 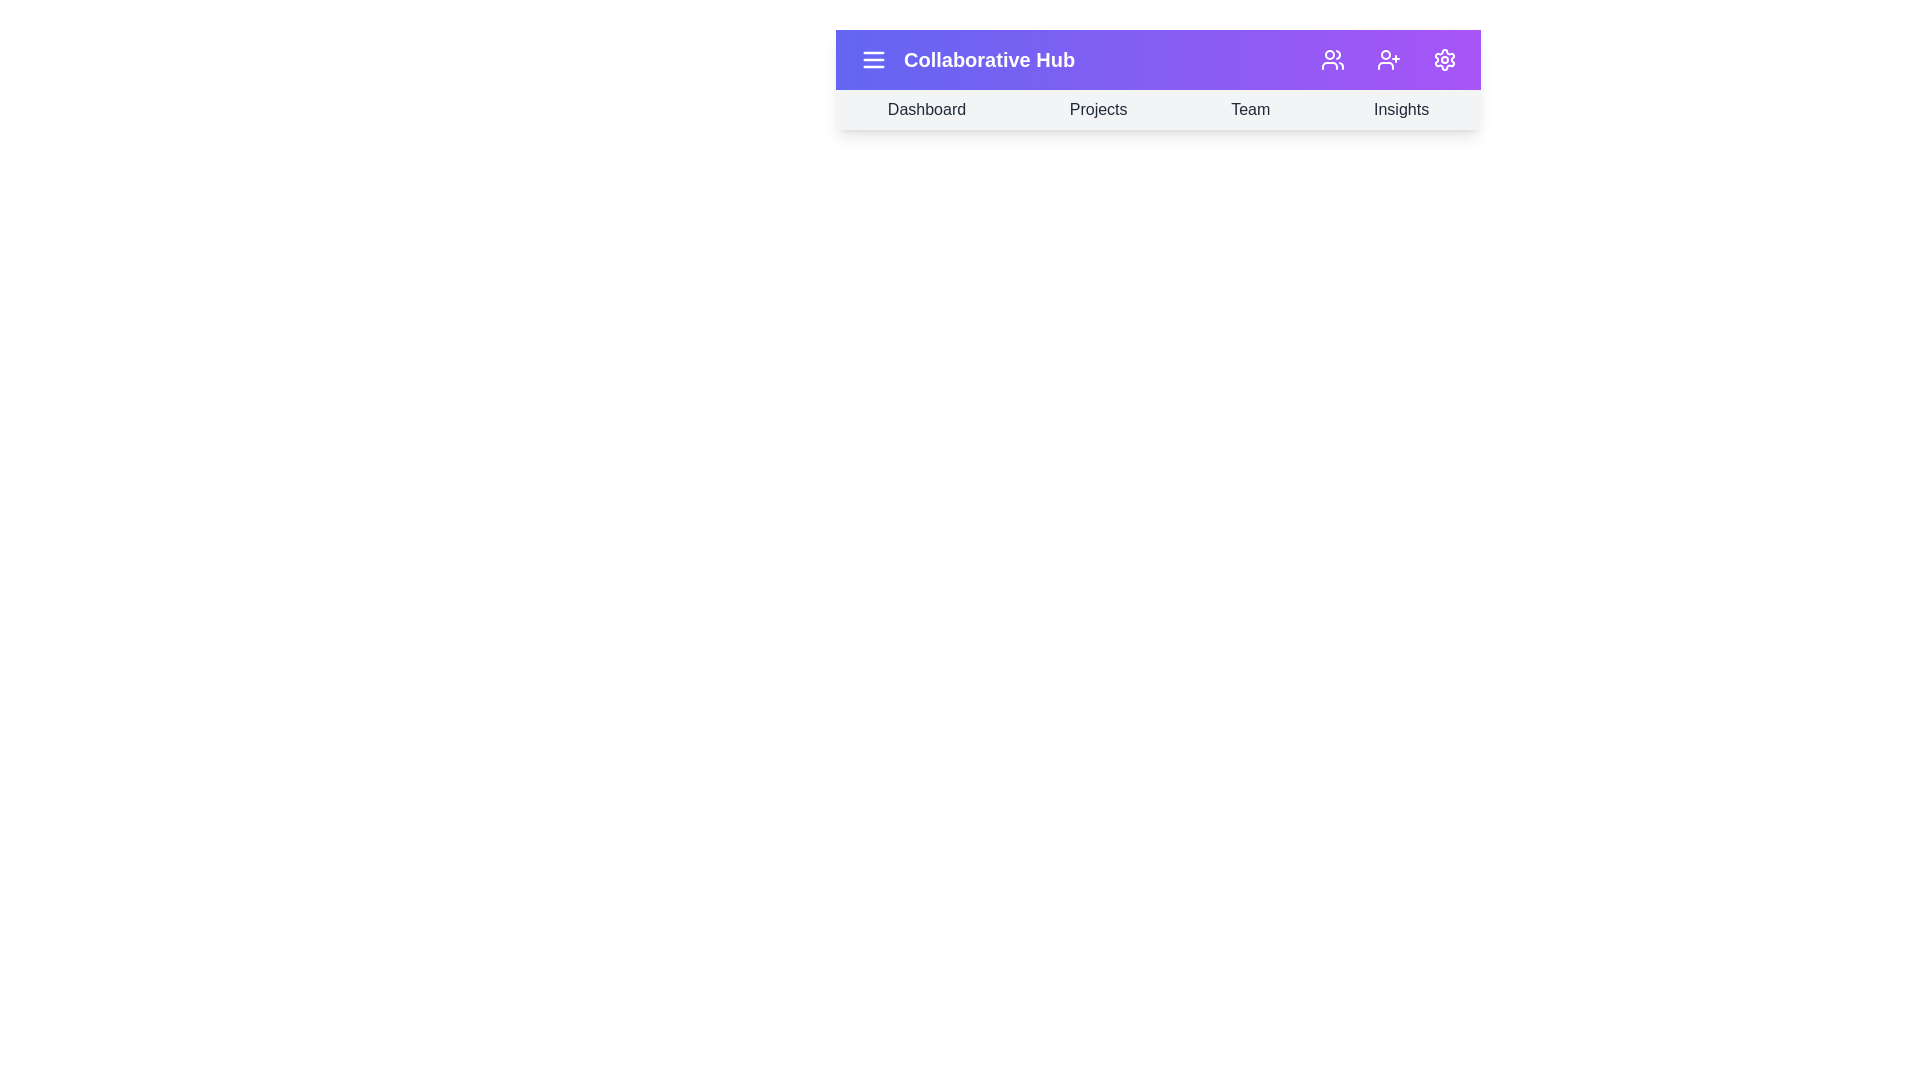 What do you see at coordinates (1400, 110) in the screenshot?
I see `the navigation bar section corresponding to Insights` at bounding box center [1400, 110].